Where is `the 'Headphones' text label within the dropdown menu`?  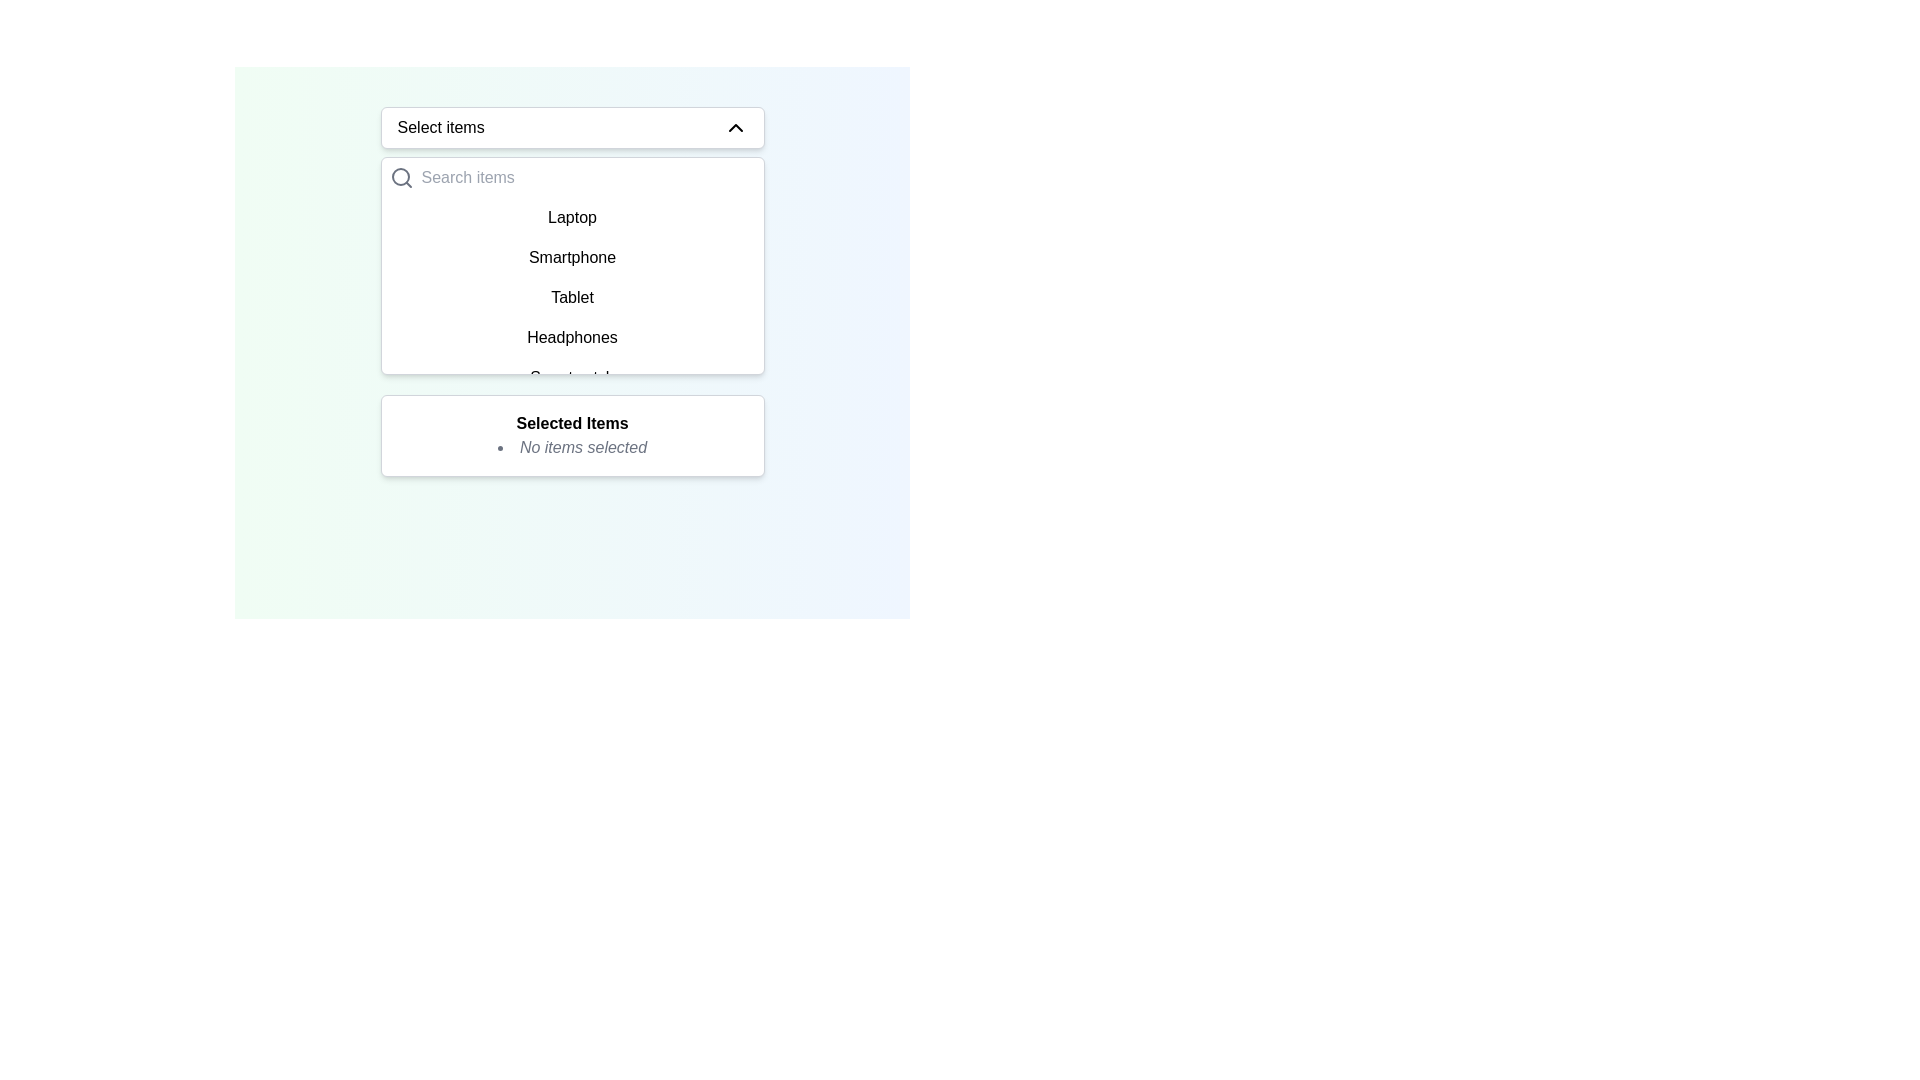
the 'Headphones' text label within the dropdown menu is located at coordinates (571, 337).